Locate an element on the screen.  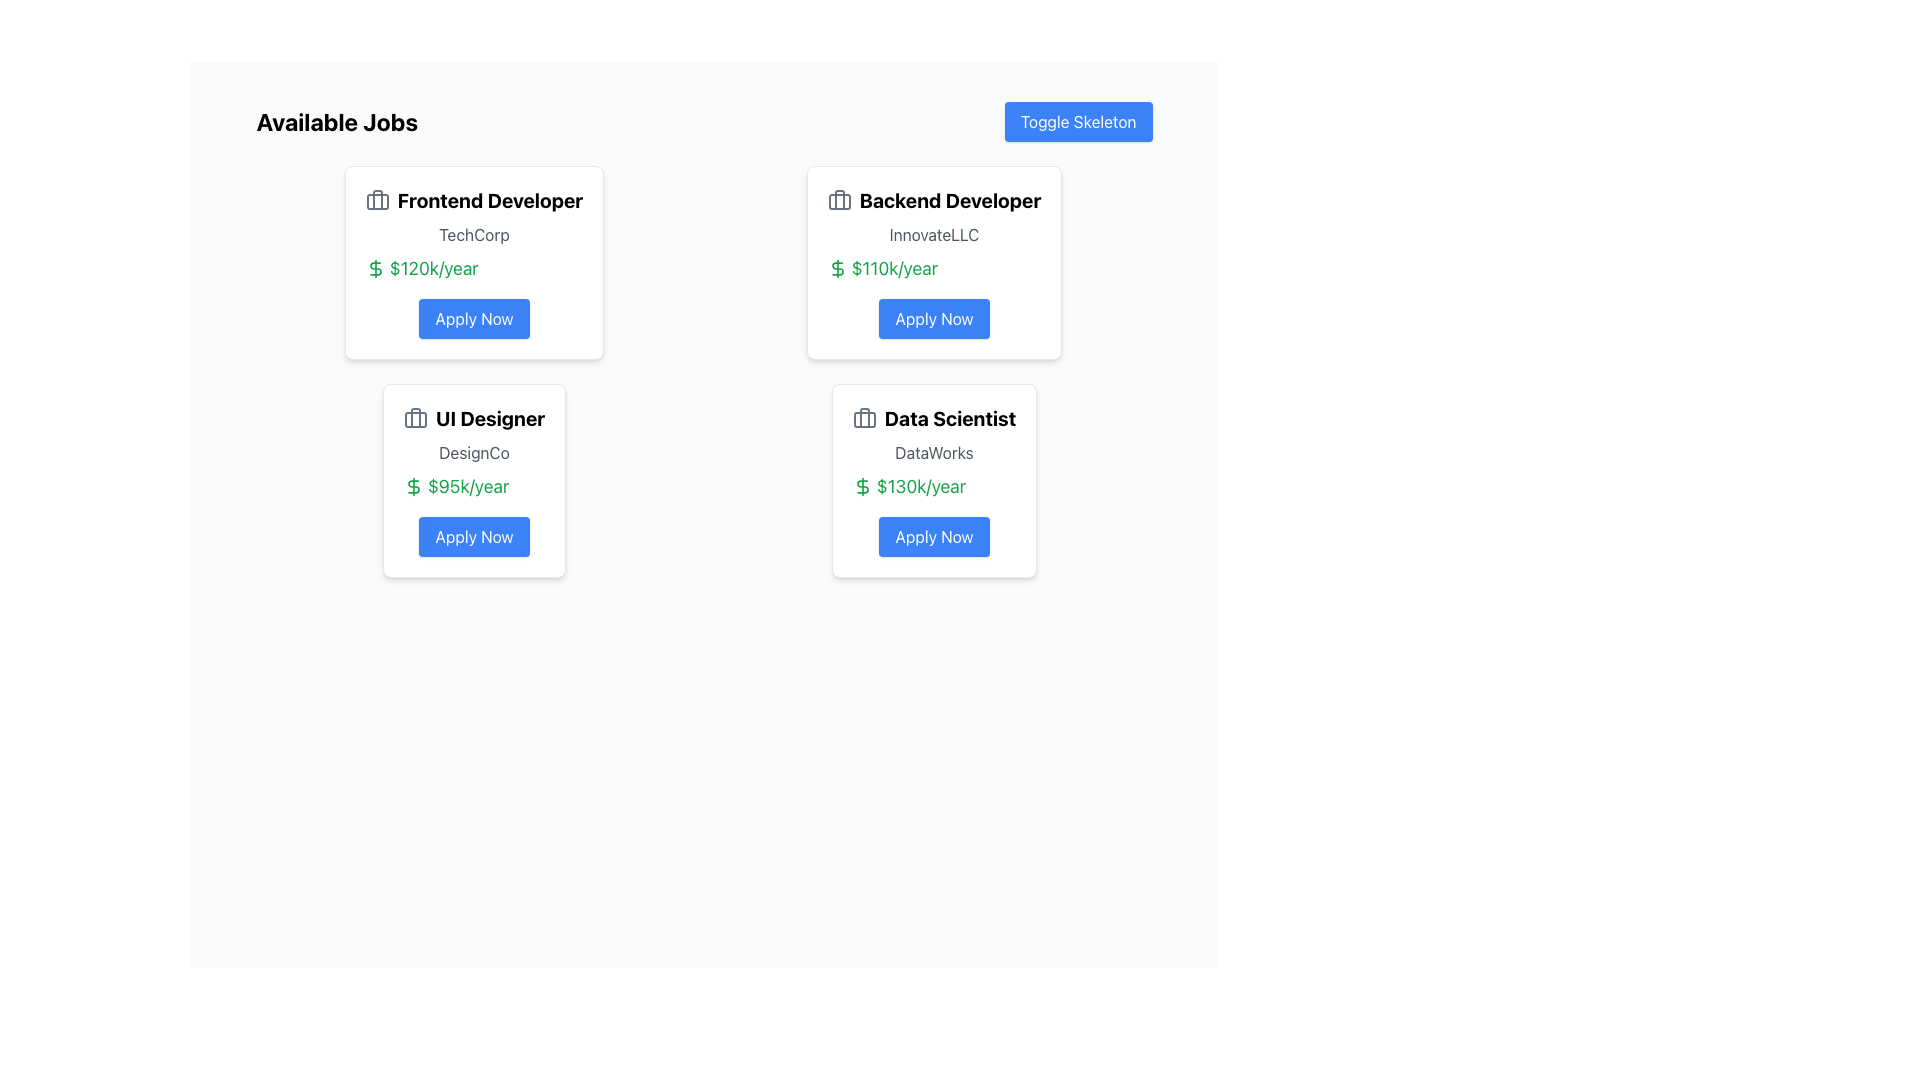
the icon positioned to the left of the 'UI Designer' title in the card header, which visually indicates job roles is located at coordinates (414, 418).